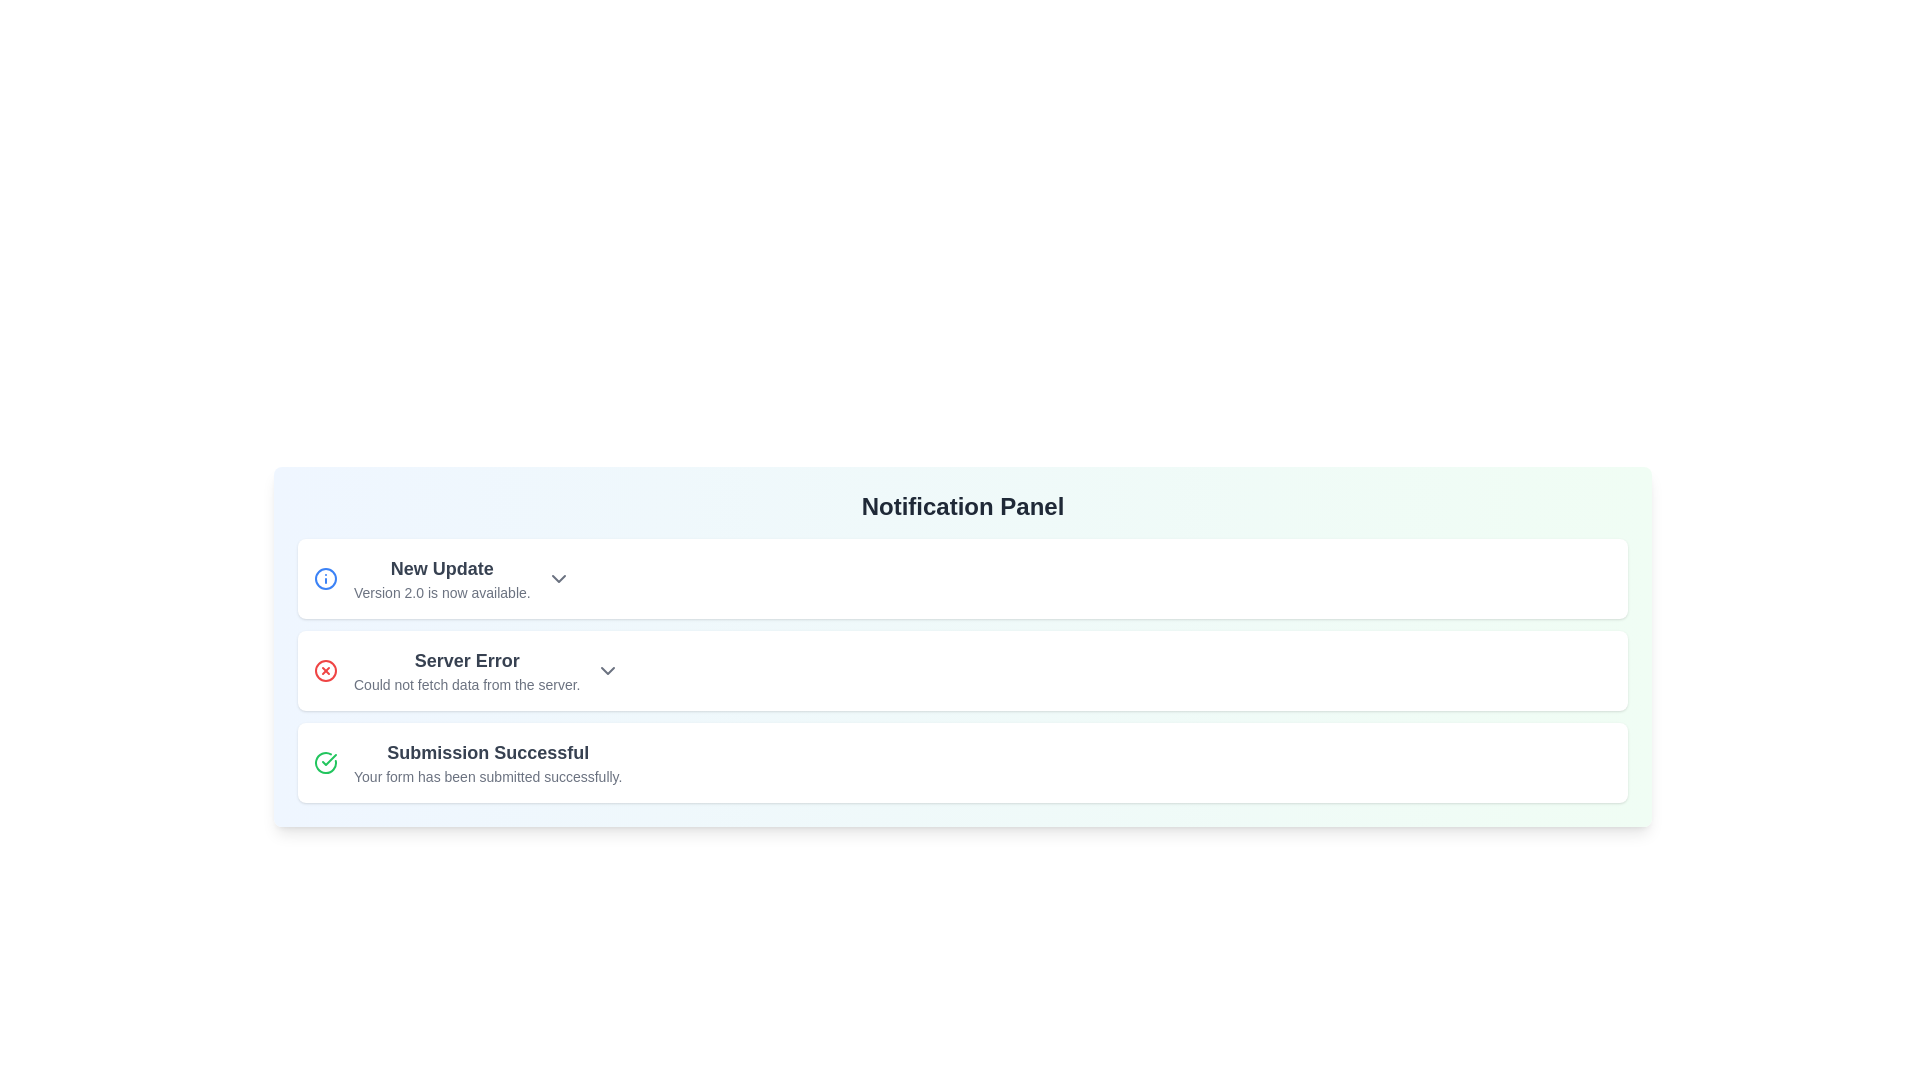  What do you see at coordinates (466, 671) in the screenshot?
I see `error message displayed in the text block that states 'Could not fetch data from the server.' This text block is the second item in a vertically arranged notification panel, situated below the 'New Update' notification and above the 'Submission Successful' notification` at bounding box center [466, 671].